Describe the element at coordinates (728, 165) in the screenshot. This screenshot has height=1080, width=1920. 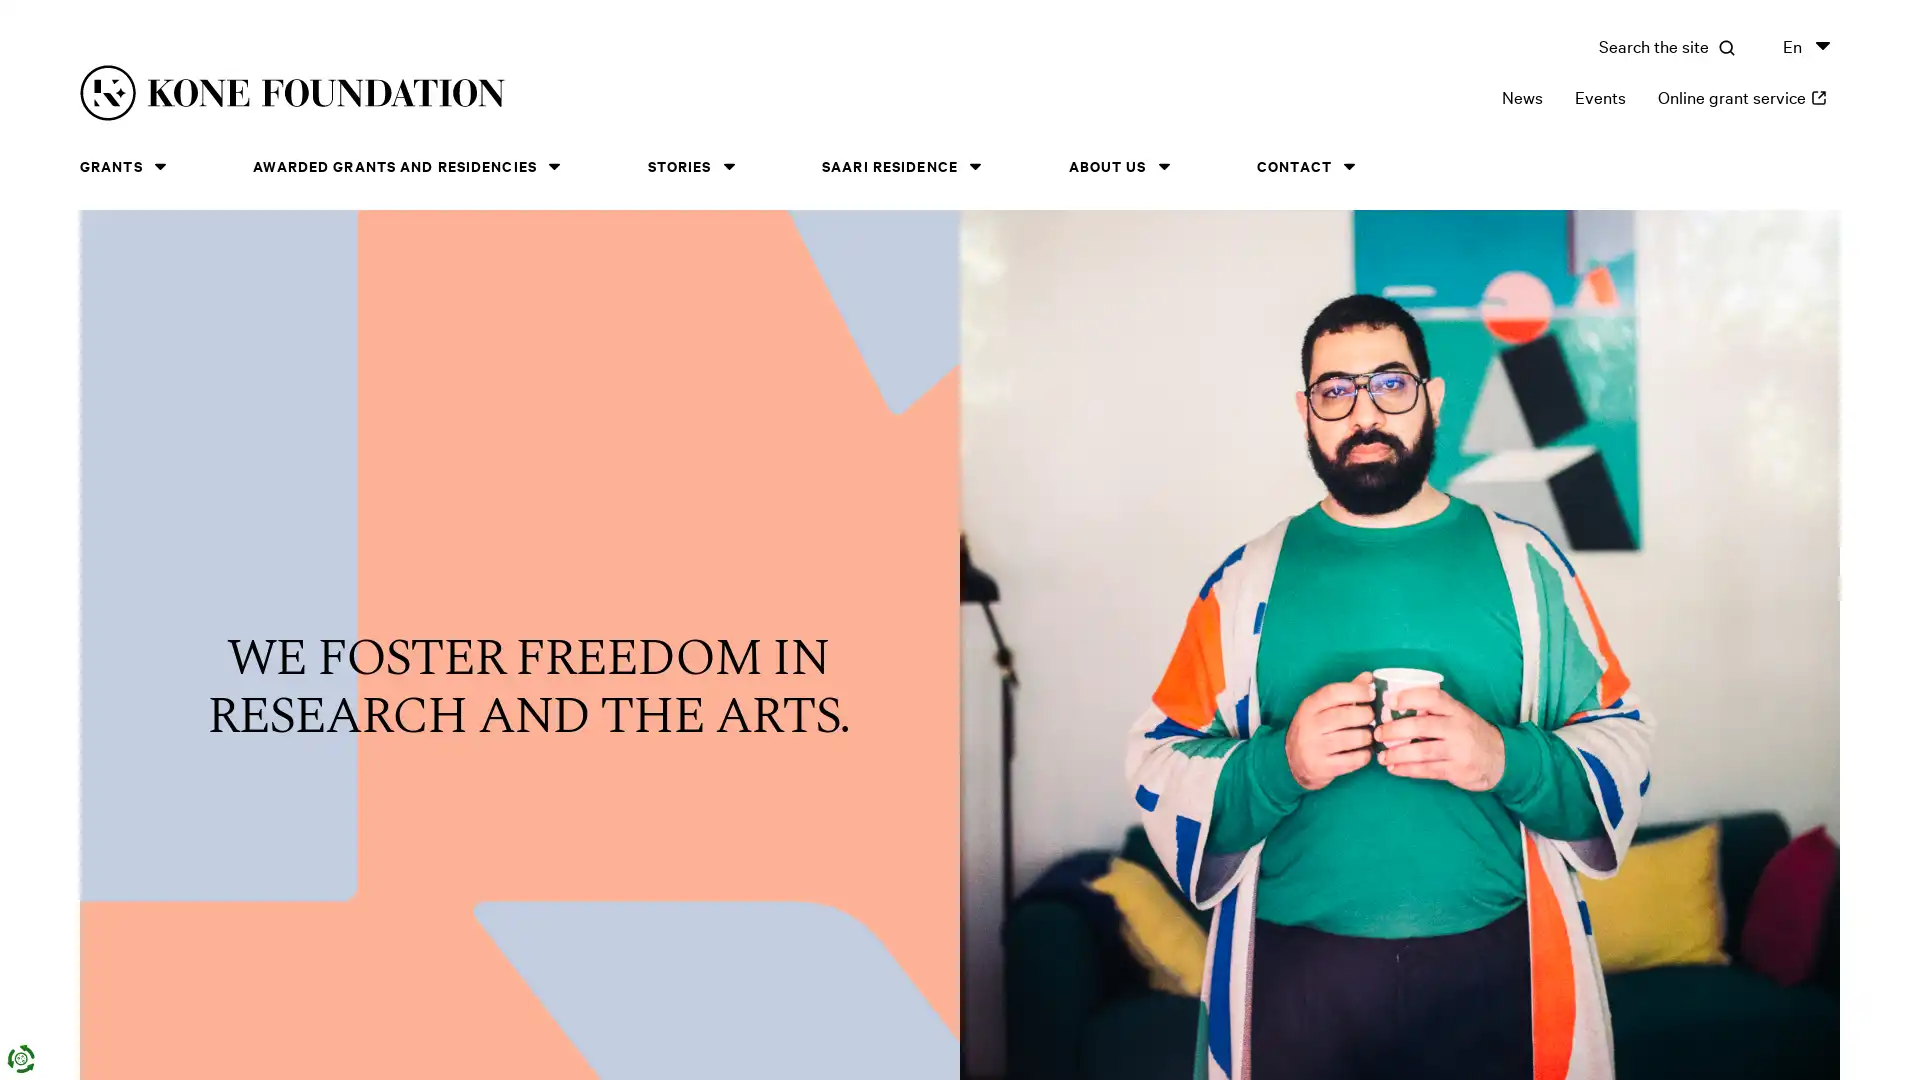
I see `Stories osion alavalikko` at that location.